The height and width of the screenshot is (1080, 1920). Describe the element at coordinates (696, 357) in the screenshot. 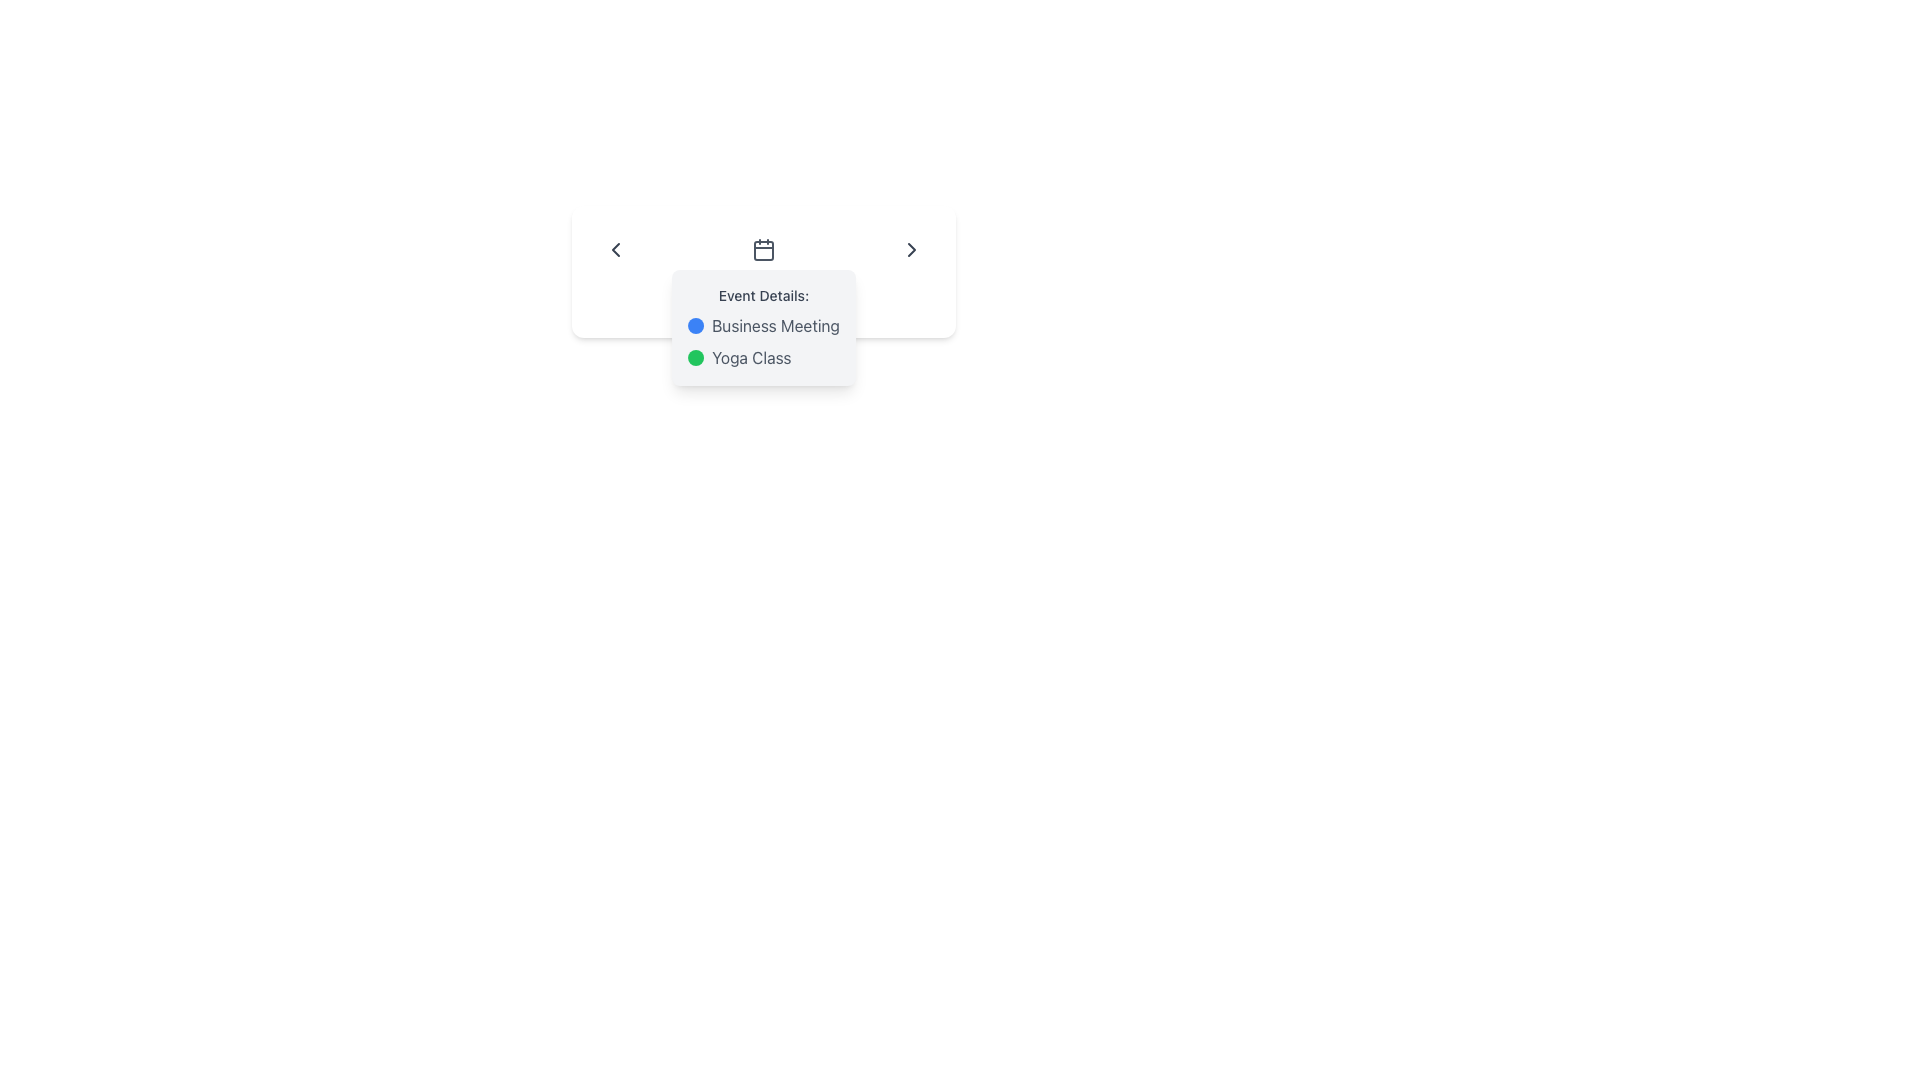

I see `the small, green circular indicator located to the left of the 'Yoga Class' text within the 'Event Details' section` at that location.